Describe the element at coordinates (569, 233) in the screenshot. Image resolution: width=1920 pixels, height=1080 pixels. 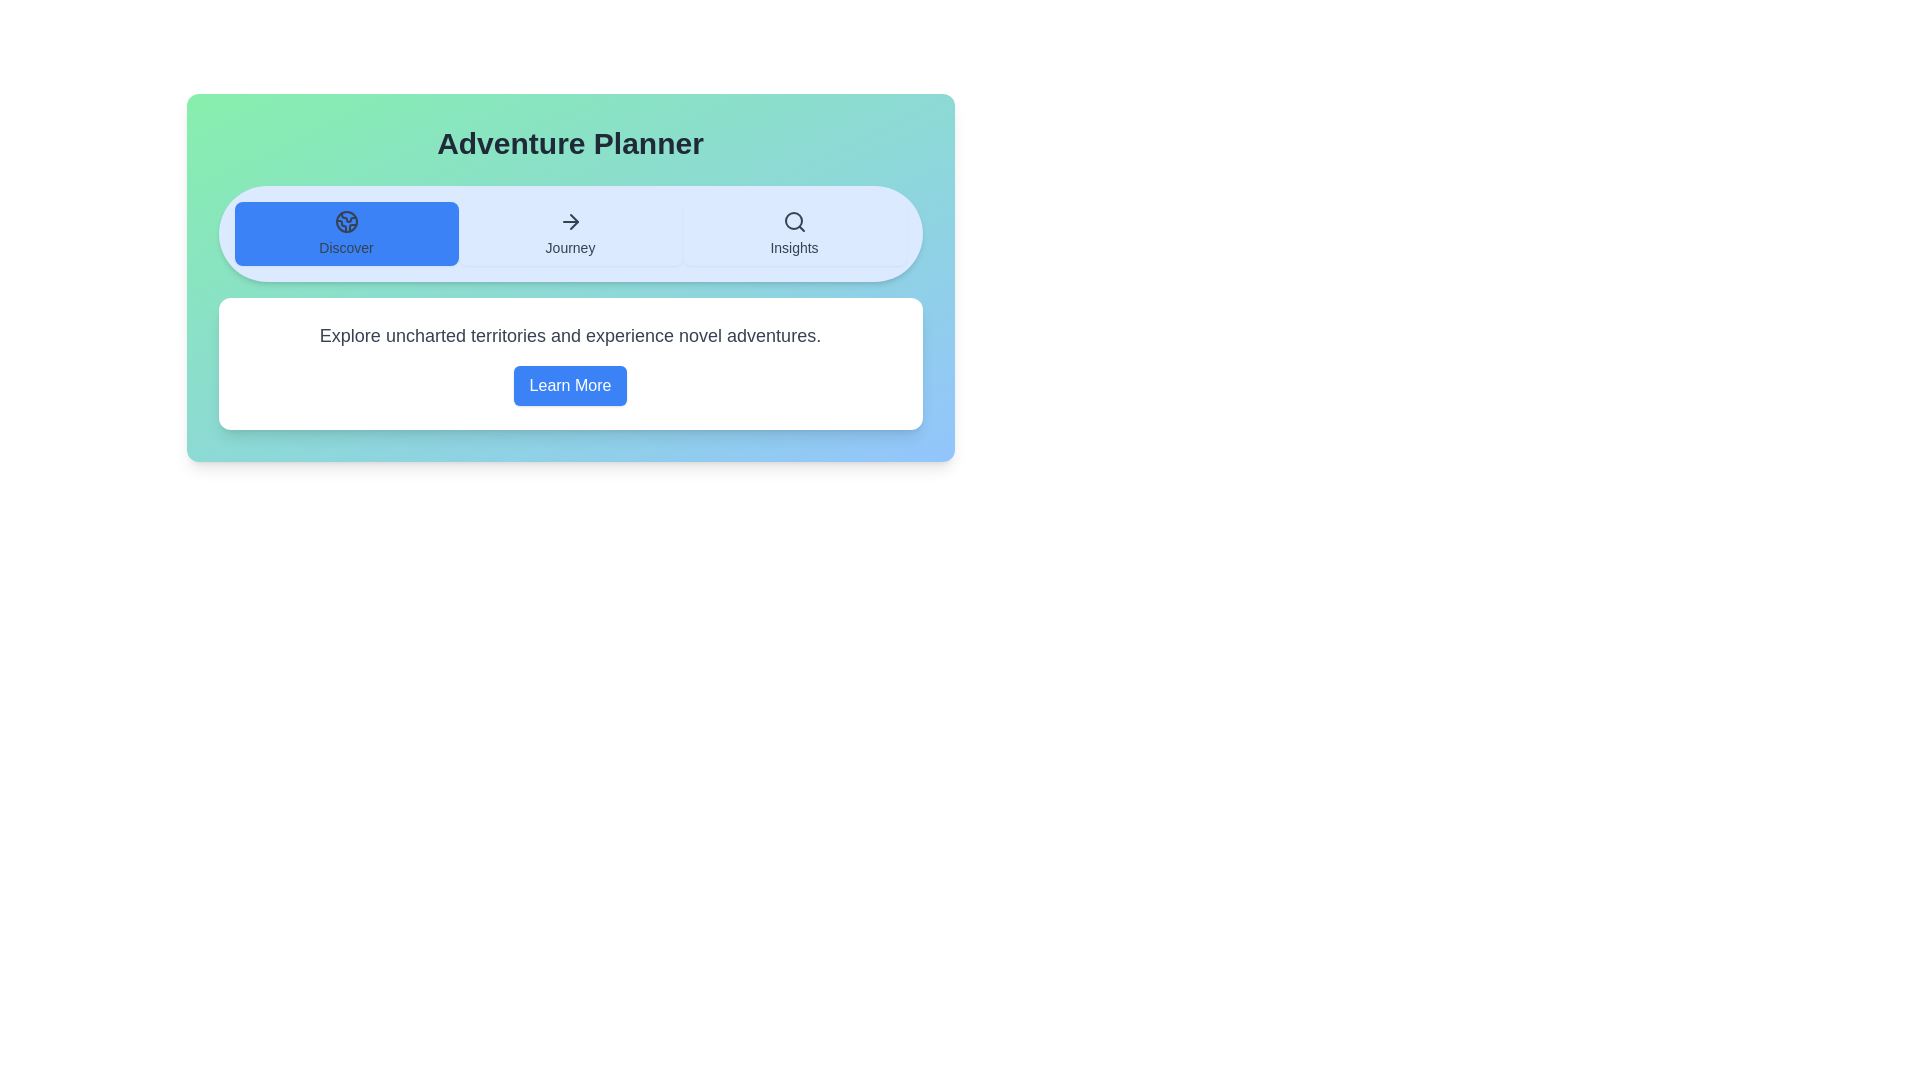
I see `the Tab Button labeled 'Journey' which is a rectangular button with a light background and dark outline, positioned between the 'Discover' and 'Insights' buttons` at that location.